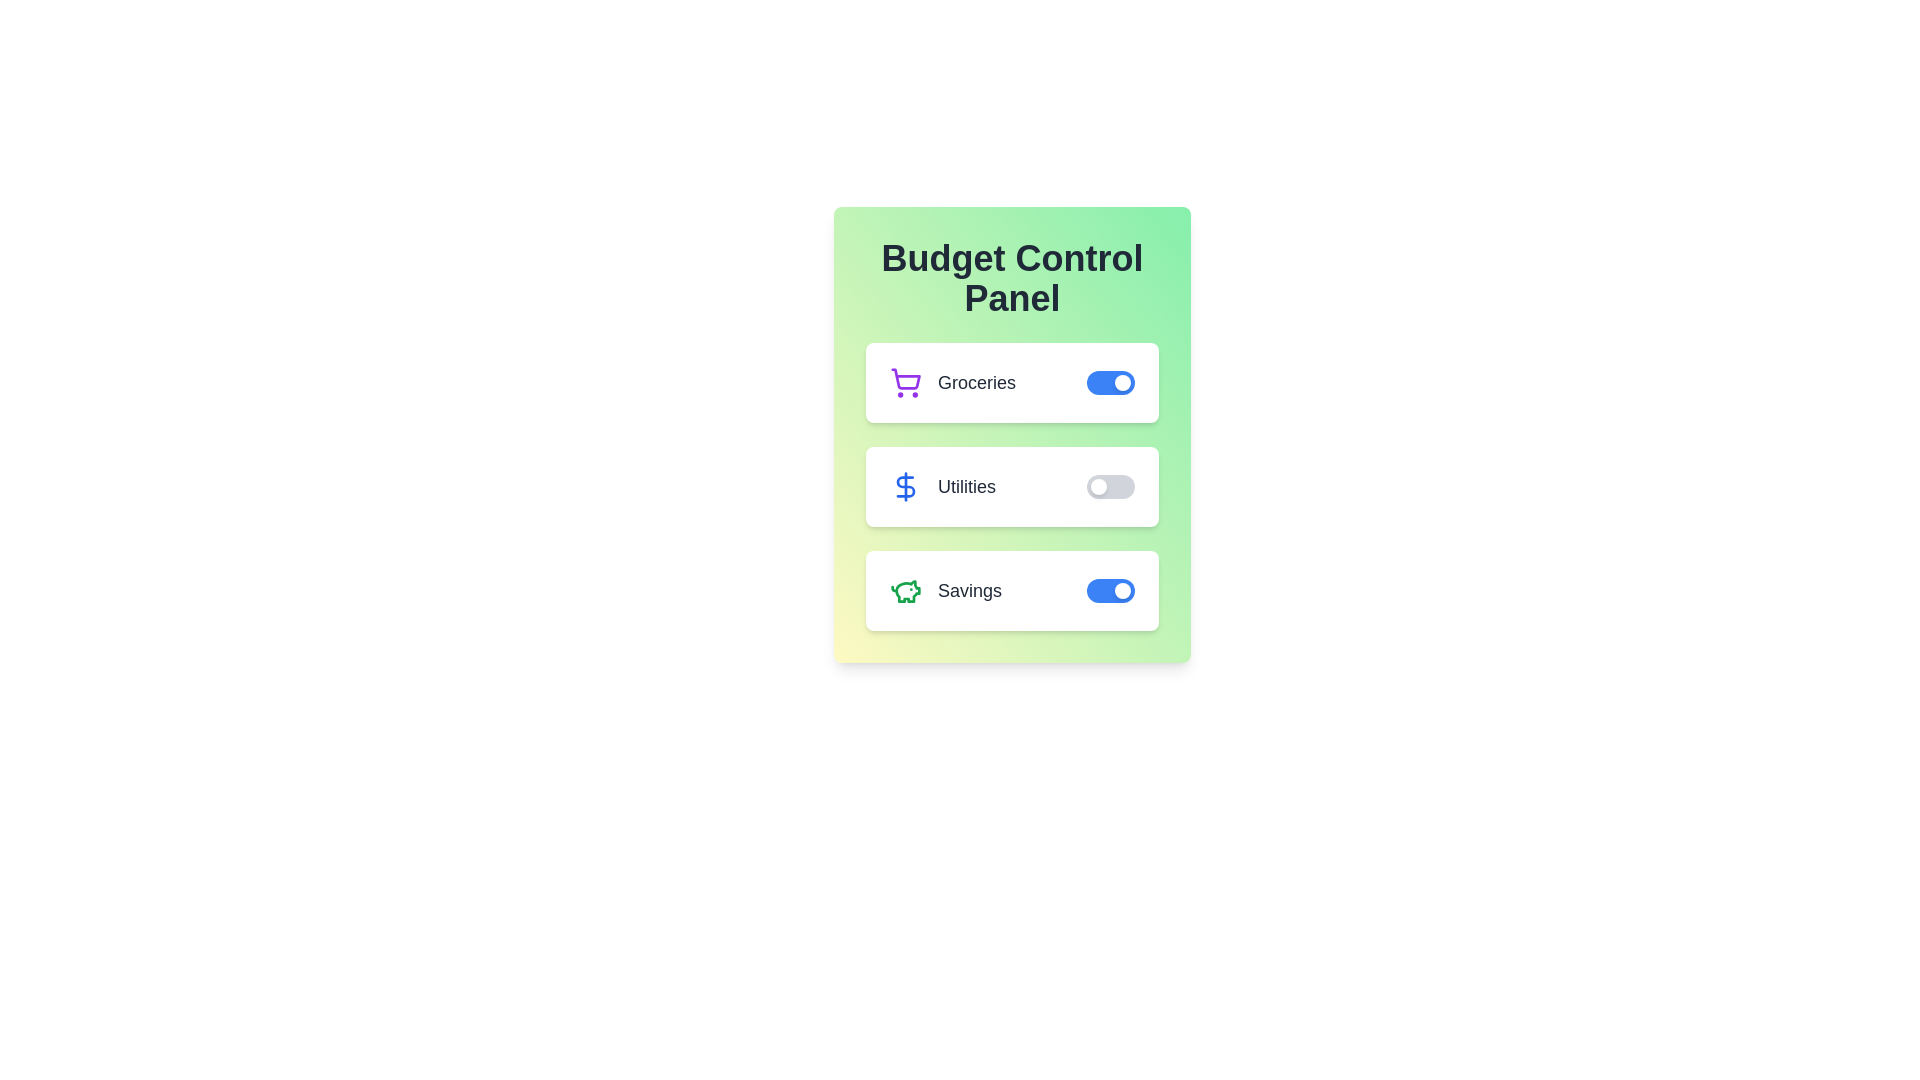  What do you see at coordinates (1109, 486) in the screenshot?
I see `the 'Utilities' toggle switch to change its state` at bounding box center [1109, 486].